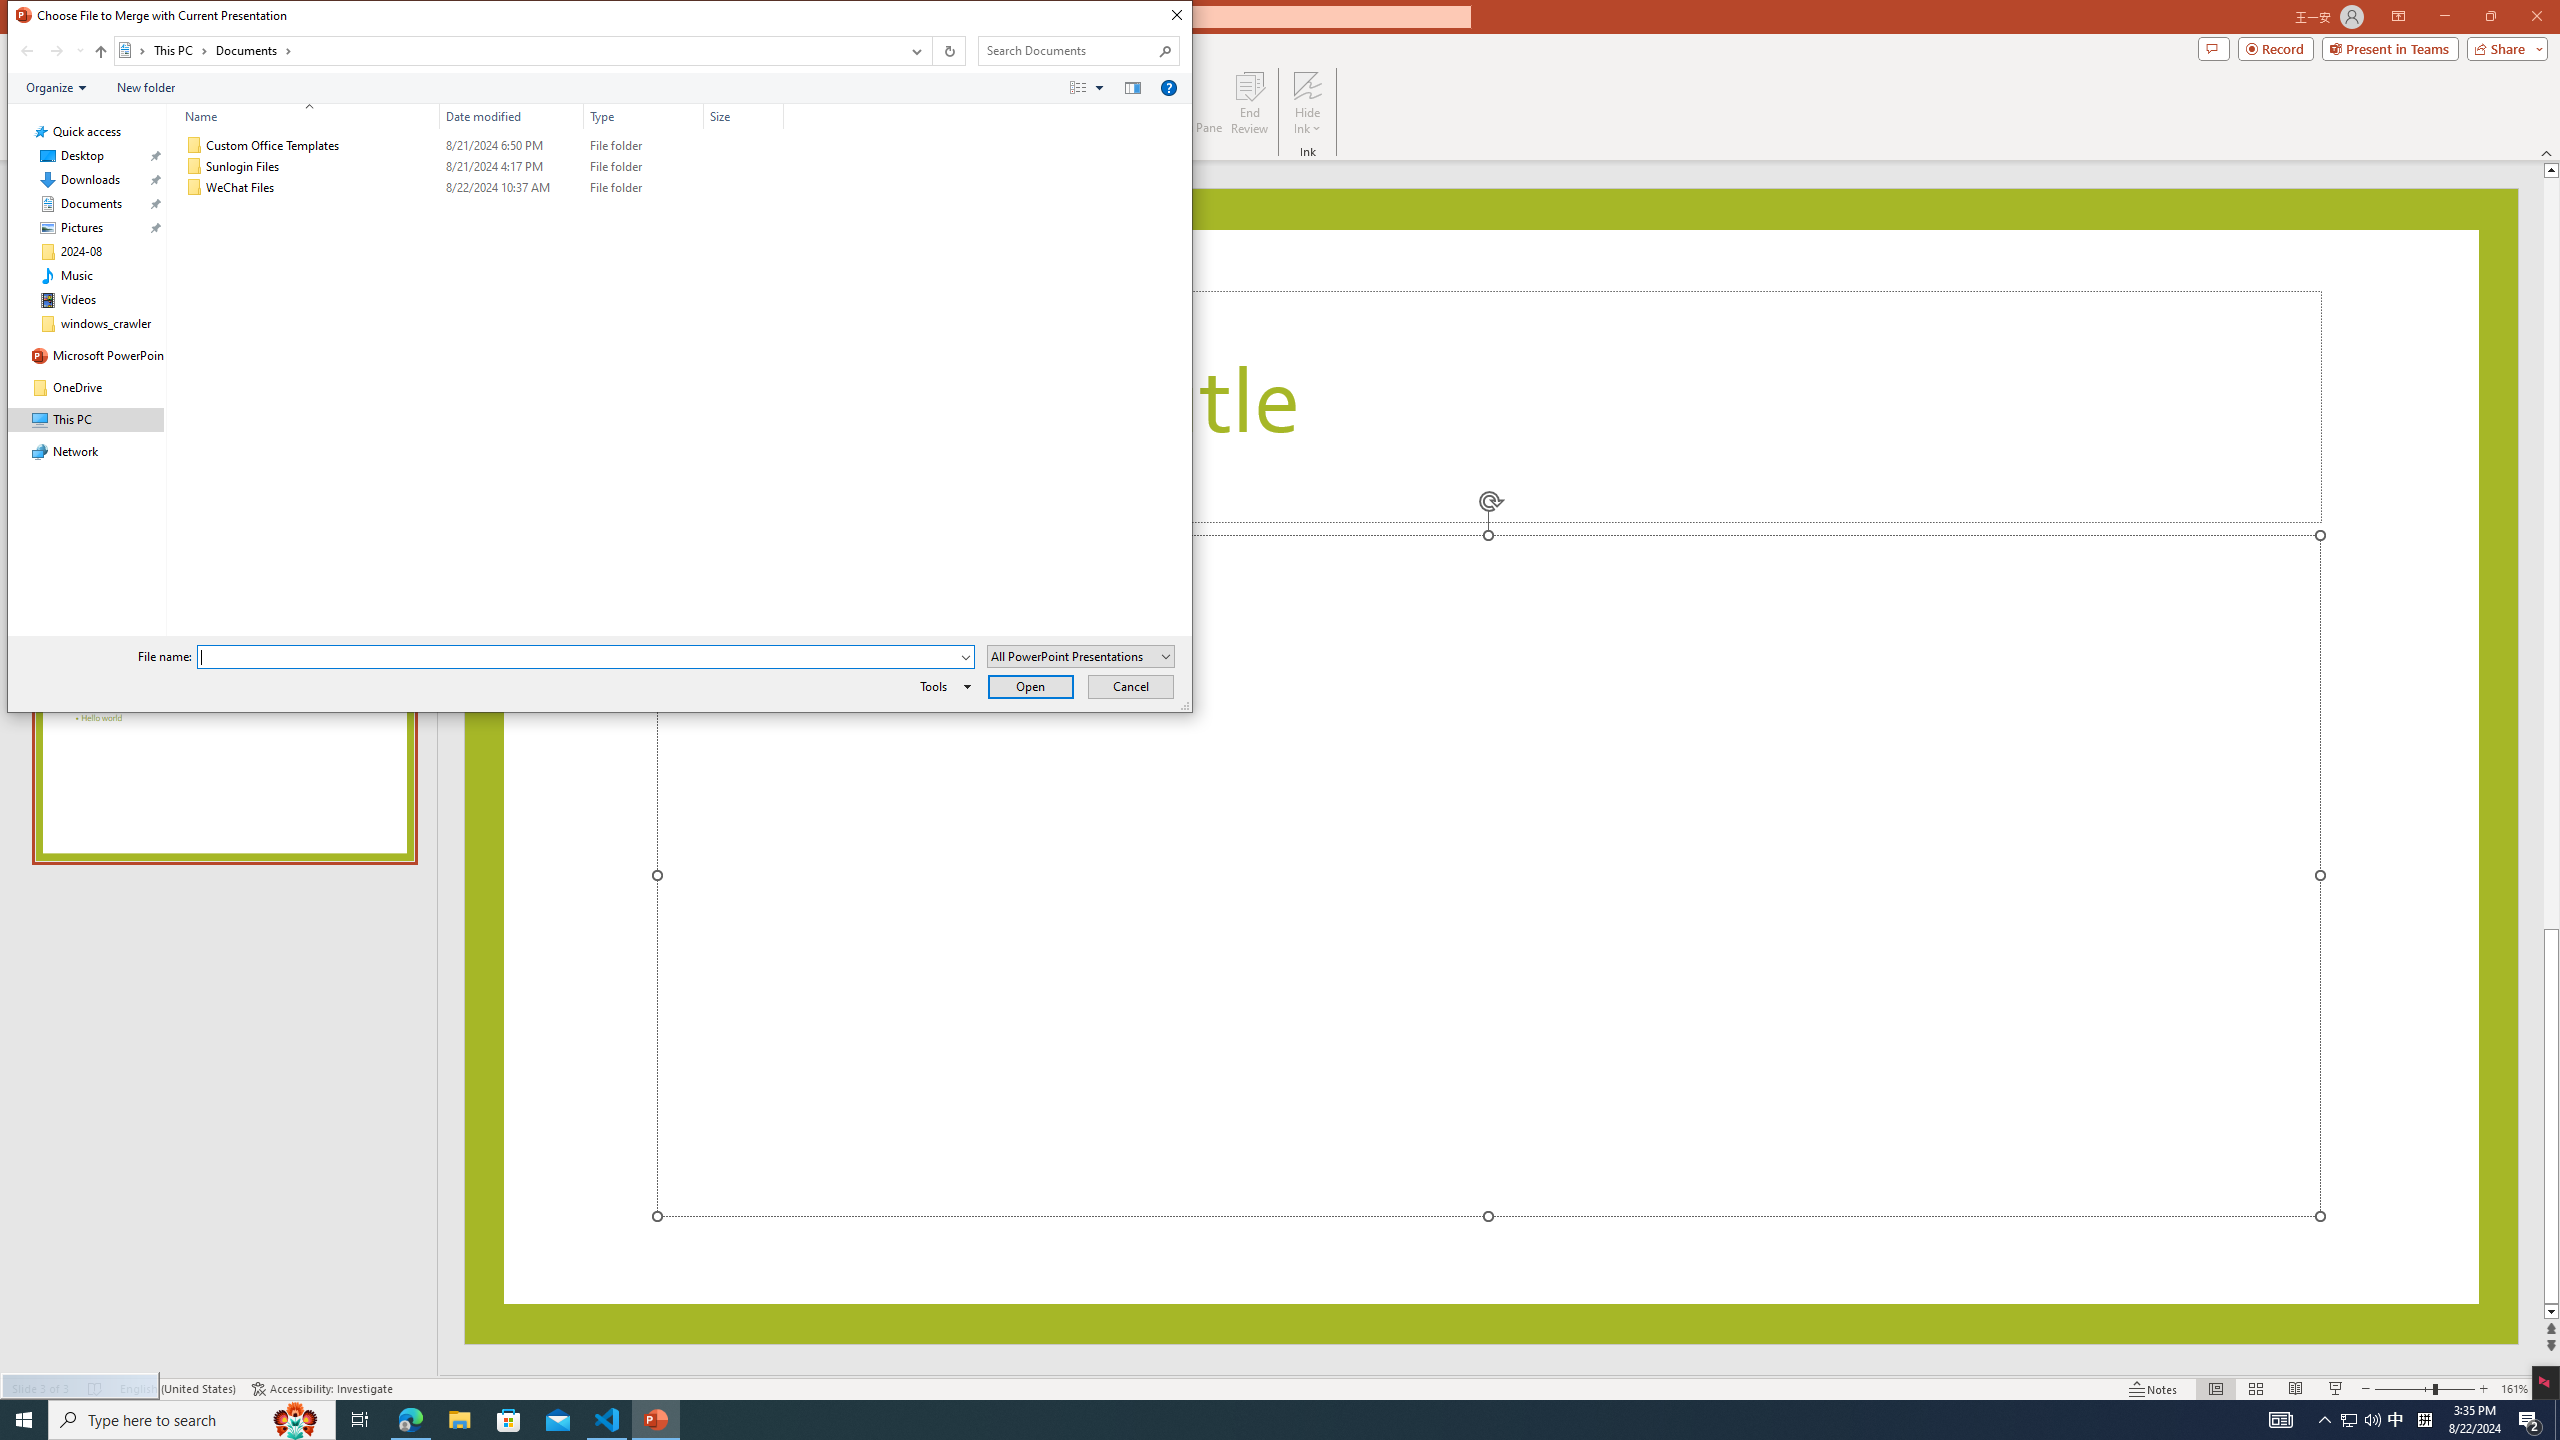 The height and width of the screenshot is (1440, 2560). What do you see at coordinates (322, 1389) in the screenshot?
I see `'Accessibility Checker Accessibility: Investigate'` at bounding box center [322, 1389].